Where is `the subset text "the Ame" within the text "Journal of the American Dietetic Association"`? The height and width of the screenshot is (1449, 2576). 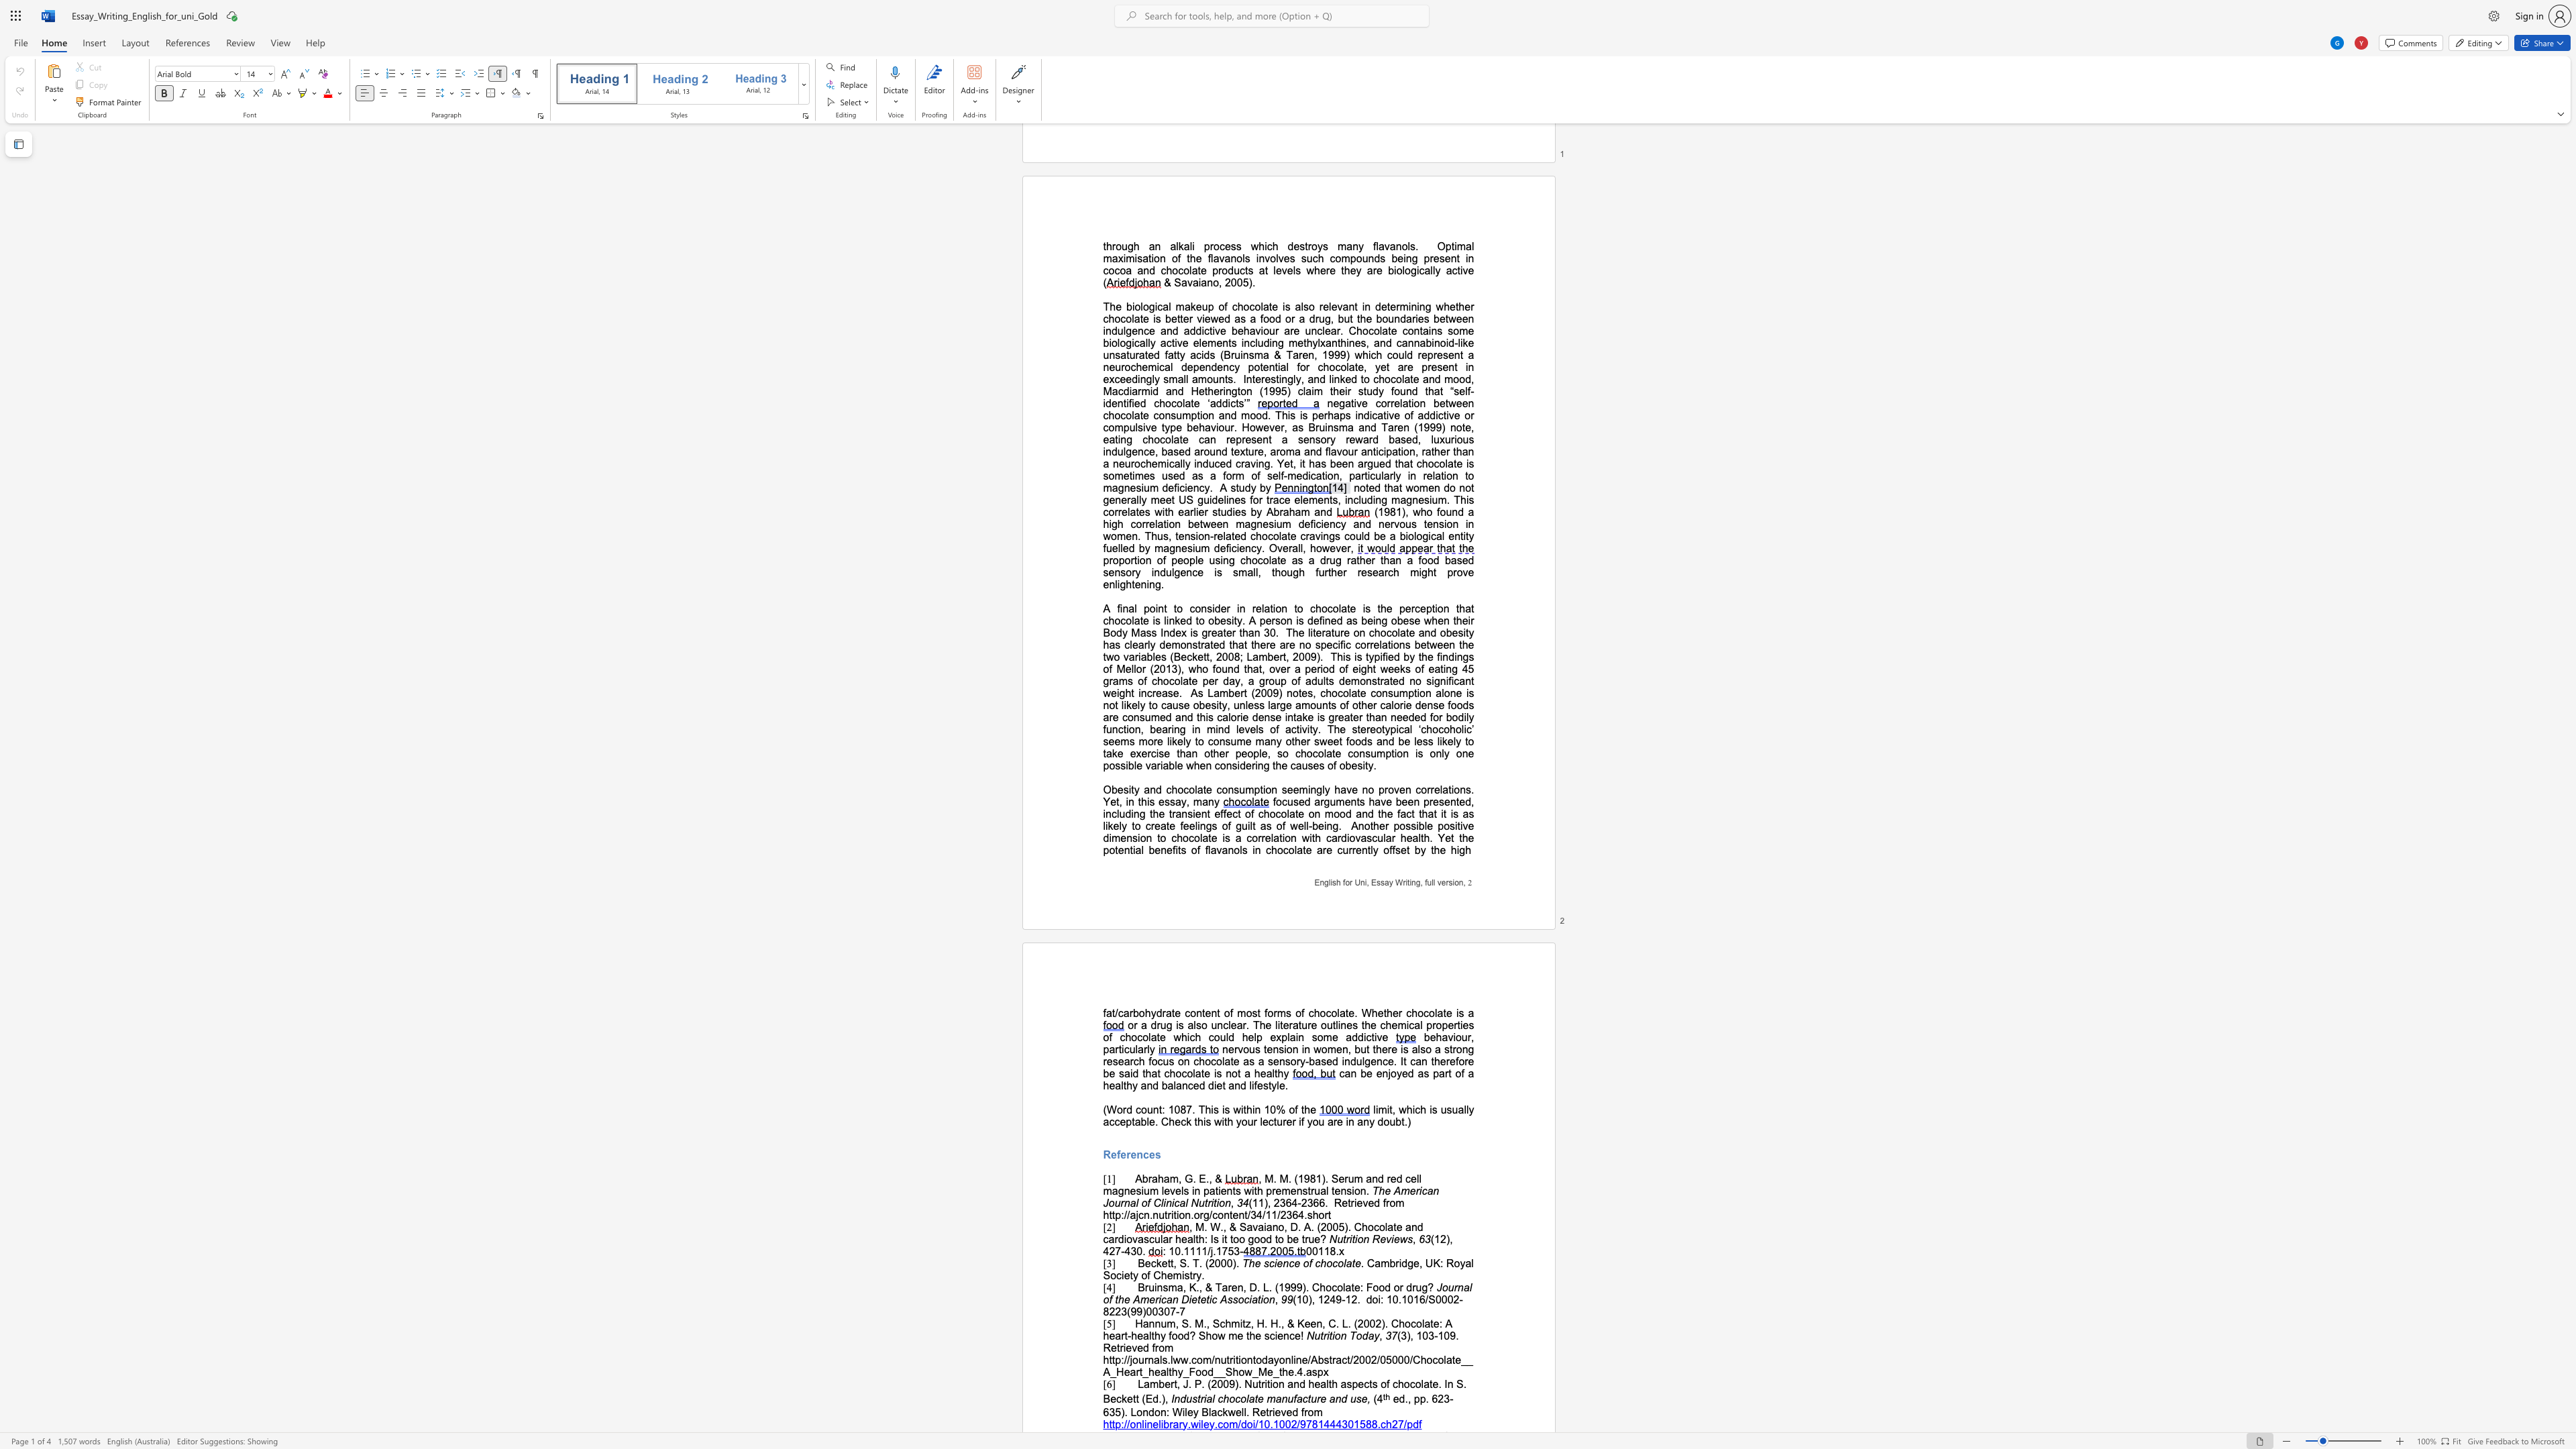 the subset text "the Ame" within the text "Journal of the American Dietetic Association" is located at coordinates (1115, 1299).